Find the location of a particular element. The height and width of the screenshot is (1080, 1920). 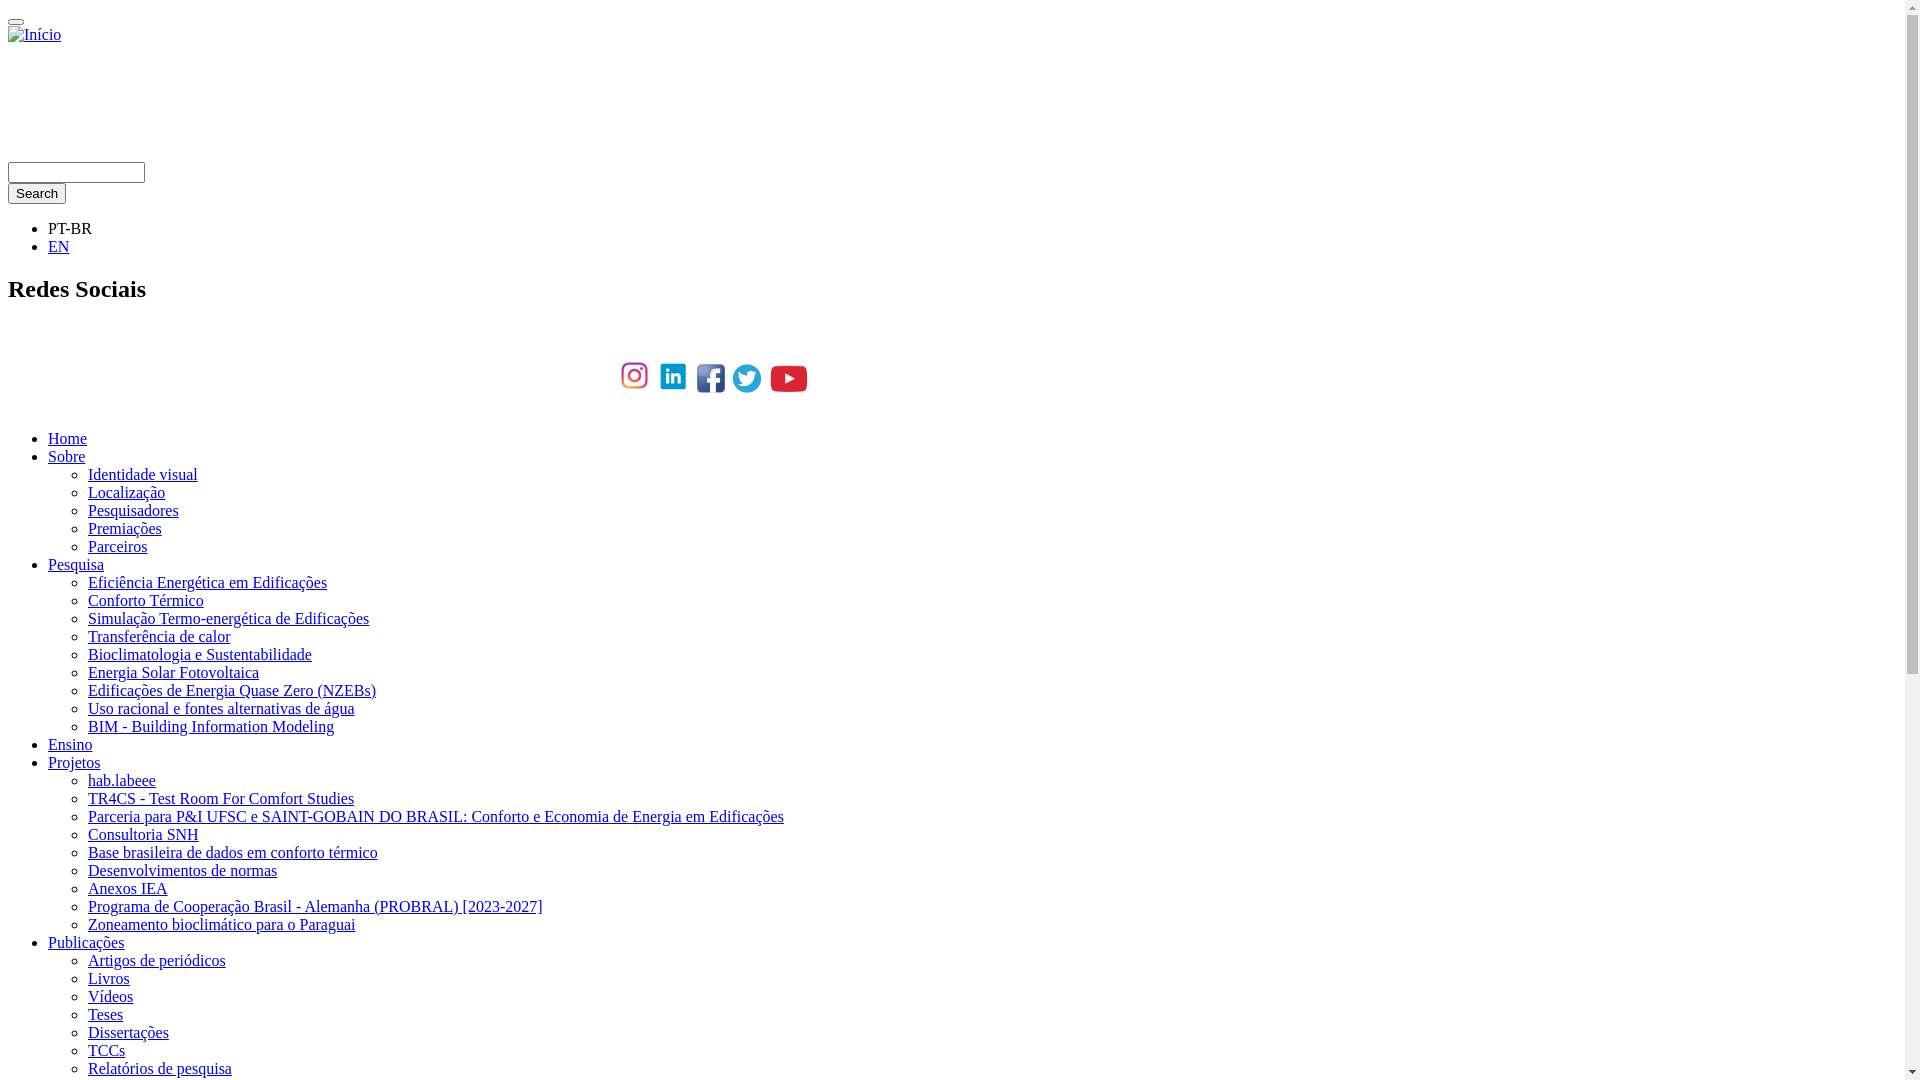

'Consultoria SNH' is located at coordinates (86, 834).